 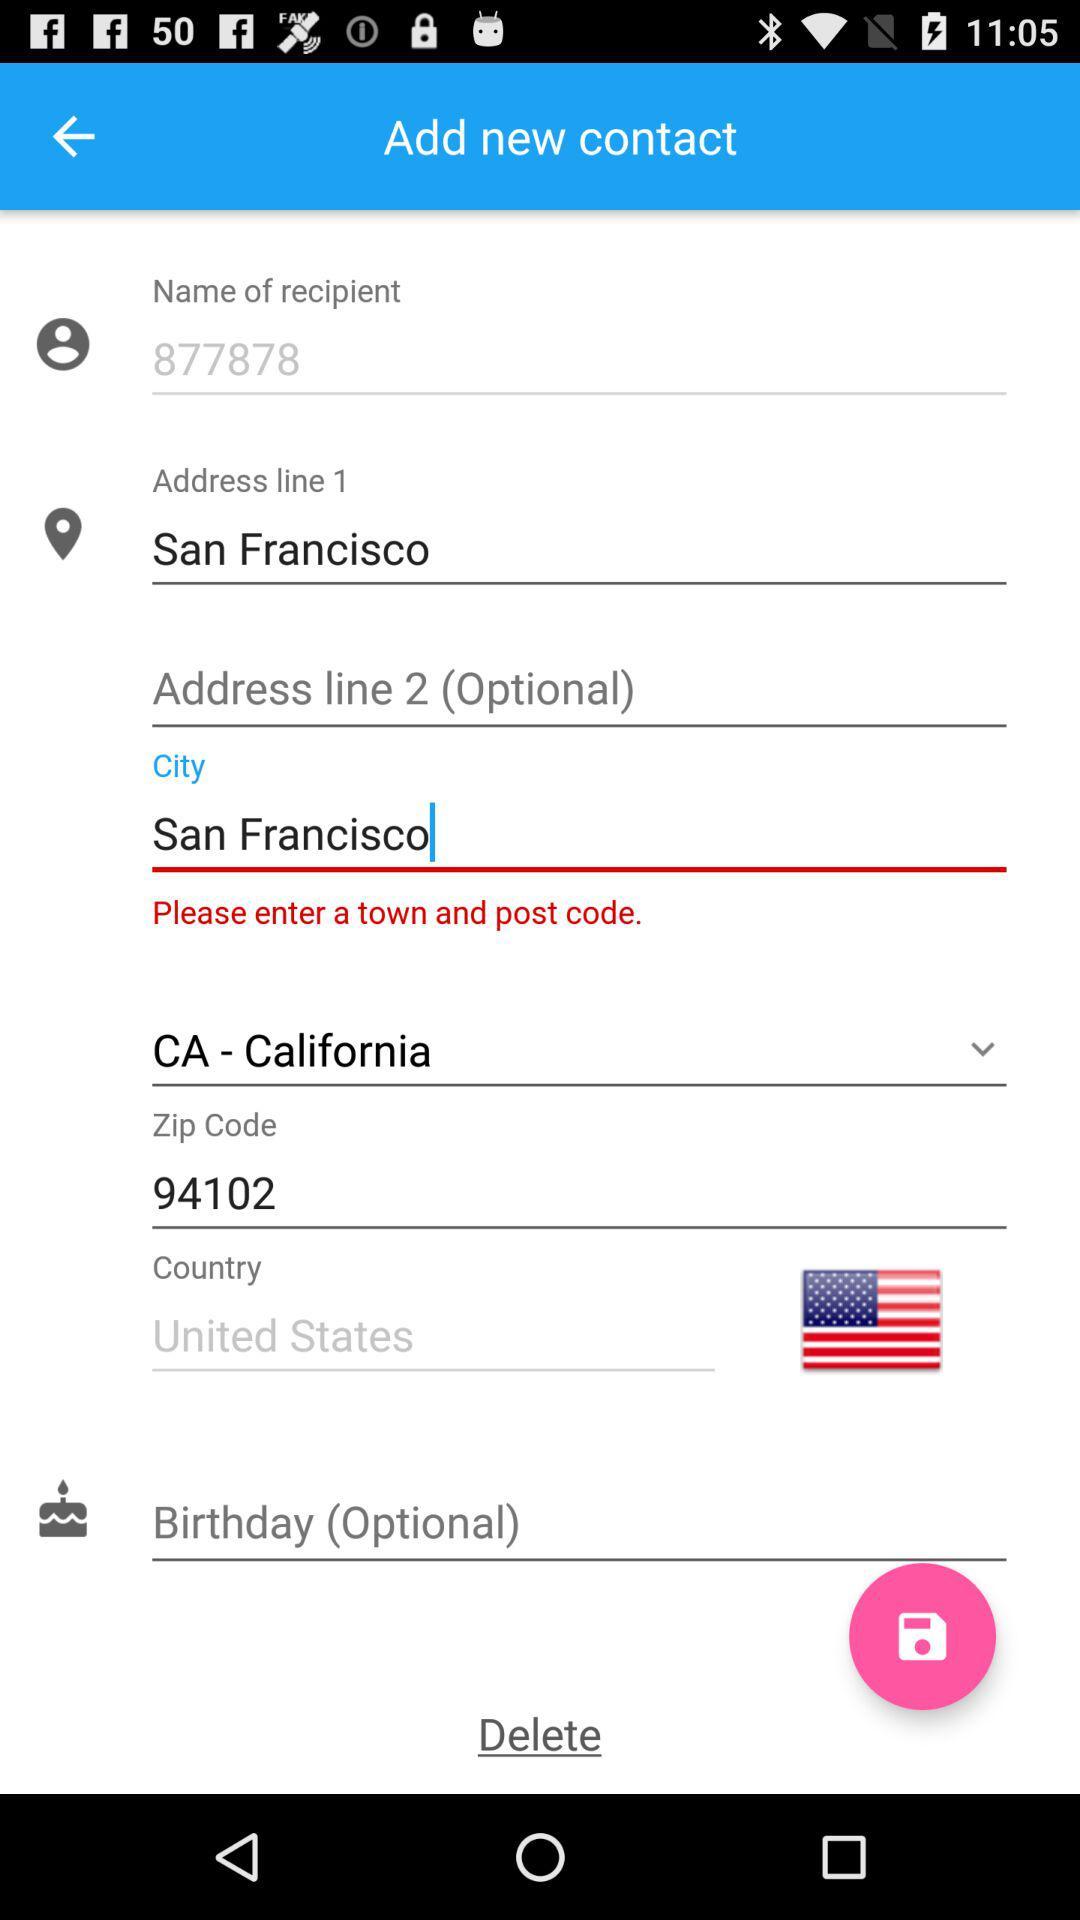 I want to click on contact, so click(x=922, y=1636).